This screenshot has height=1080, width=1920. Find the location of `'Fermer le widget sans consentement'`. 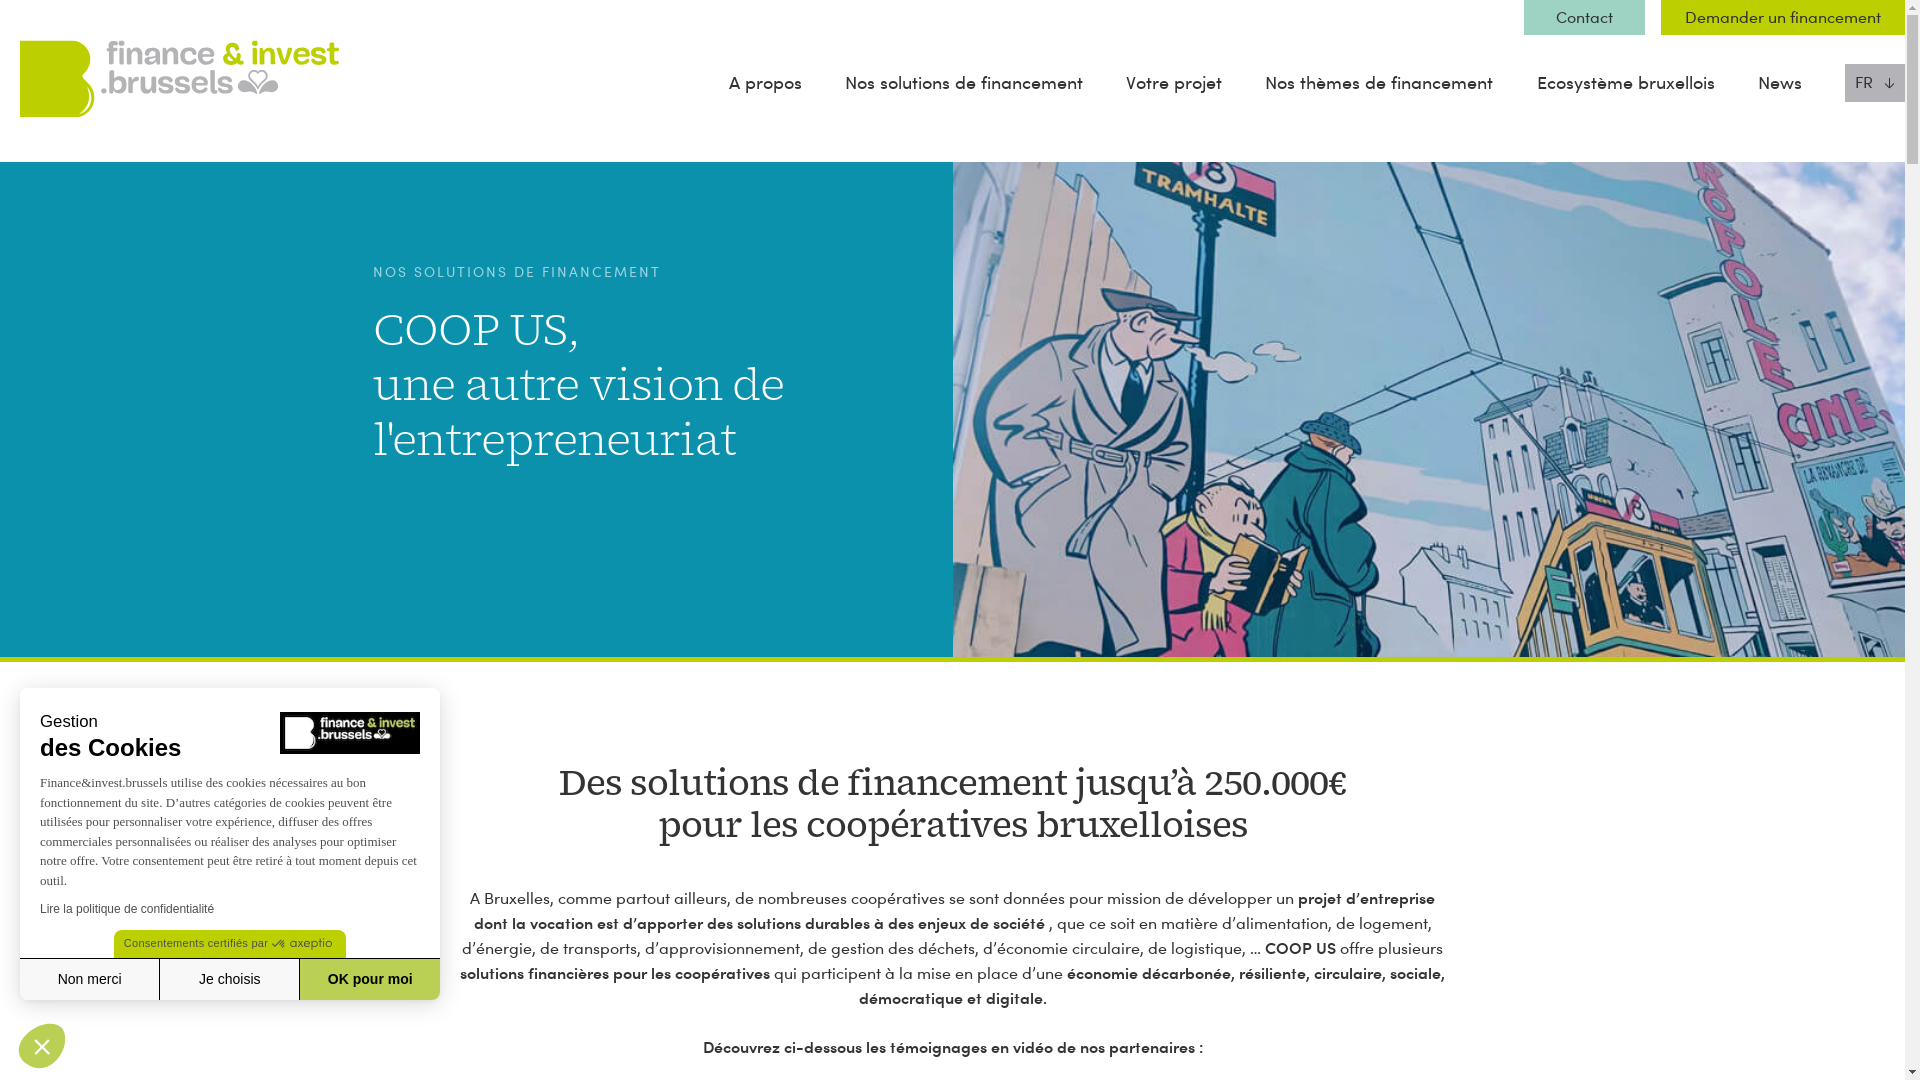

'Fermer le widget sans consentement' is located at coordinates (42, 1044).